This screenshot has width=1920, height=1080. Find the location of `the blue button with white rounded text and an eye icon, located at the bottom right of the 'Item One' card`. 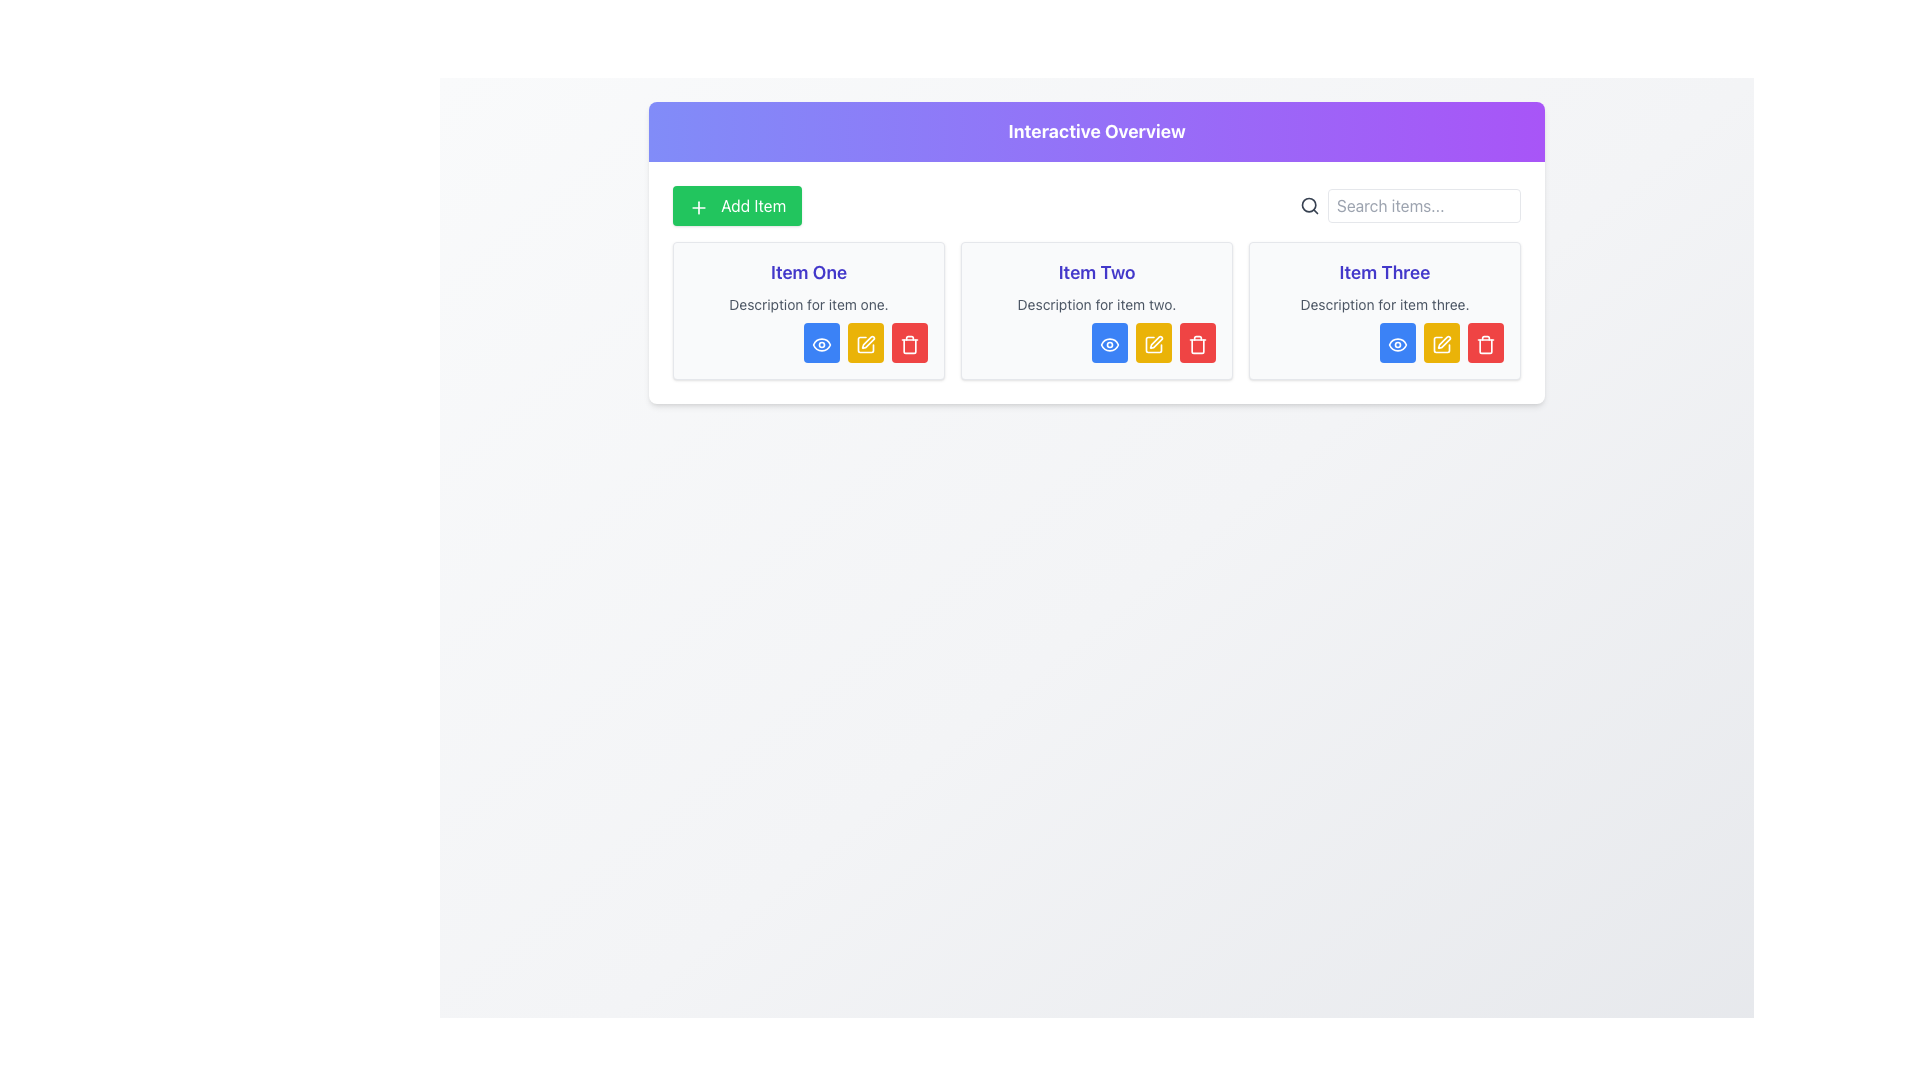

the blue button with white rounded text and an eye icon, located at the bottom right of the 'Item One' card is located at coordinates (809, 342).